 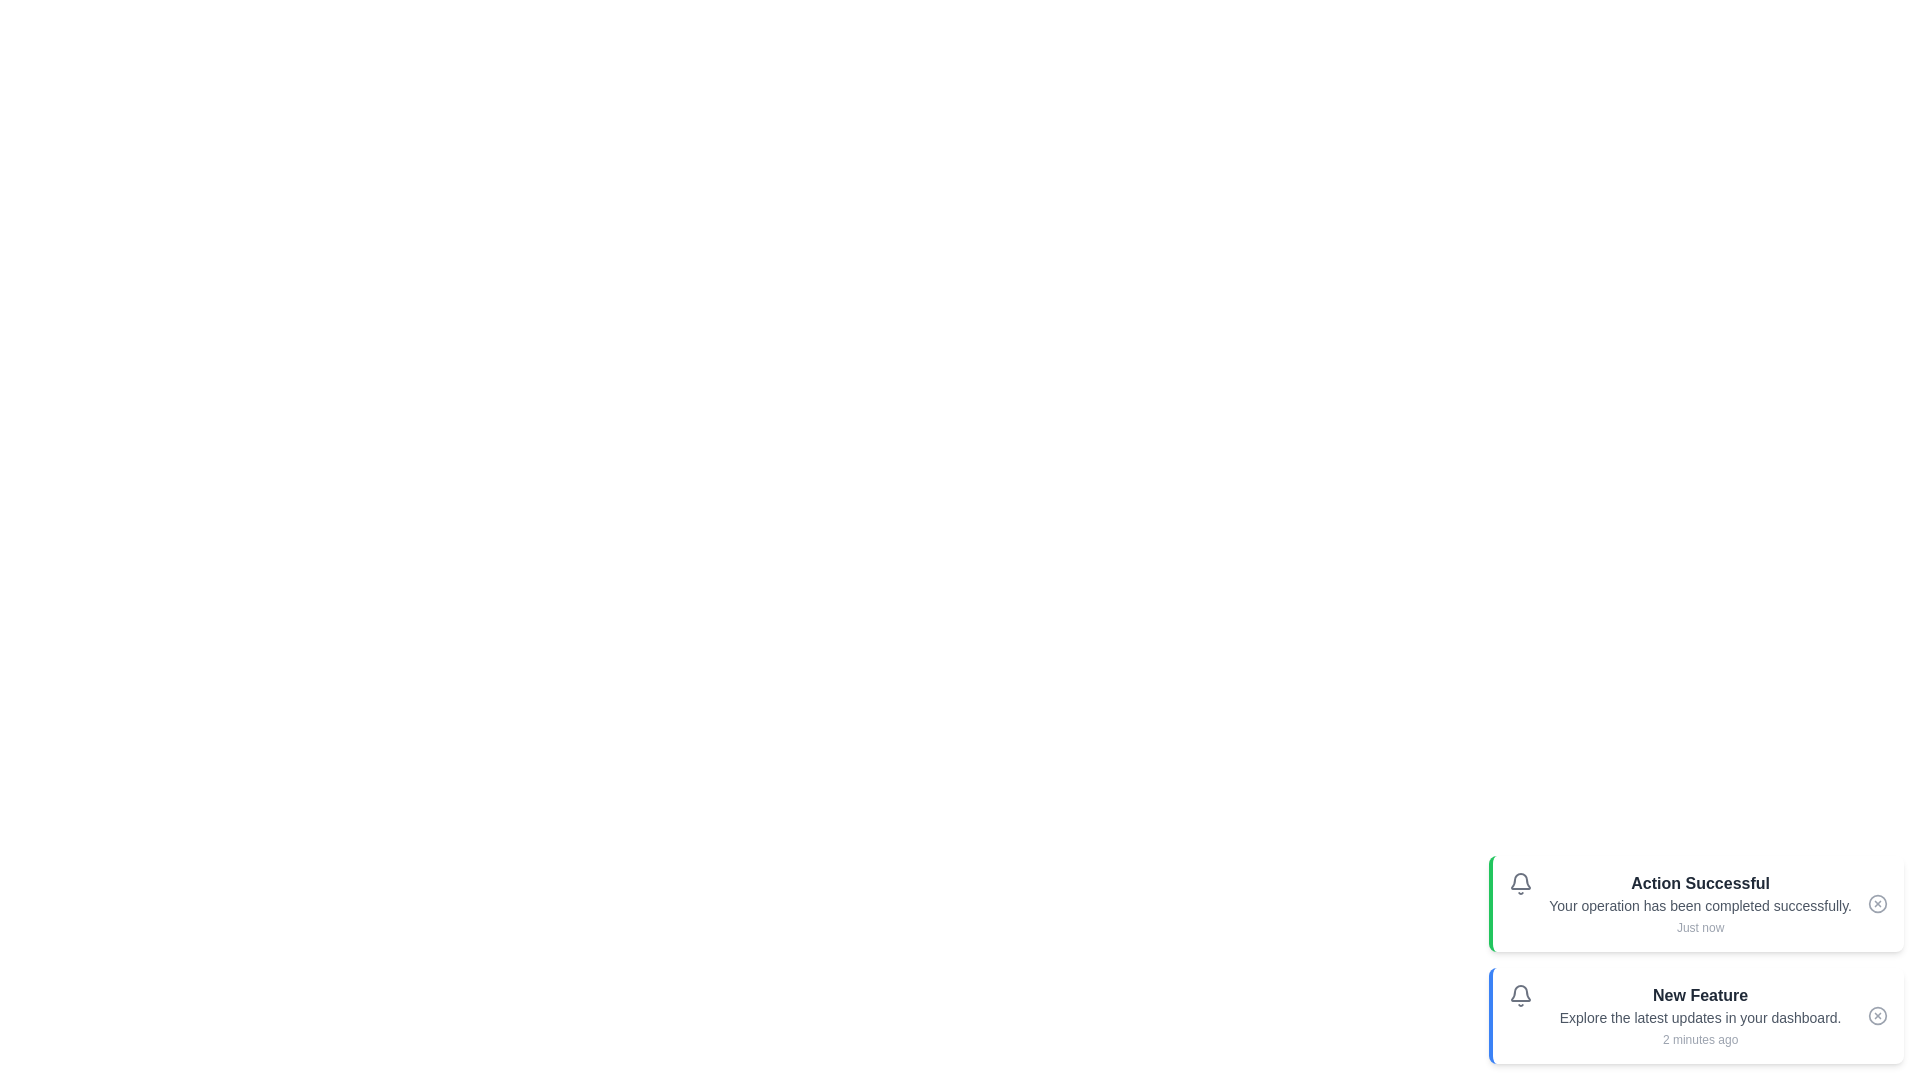 I want to click on the descriptive message about the 'New Feature' notification, located below the 'New Feature' heading and above the '2 minutes ago' timestamp in the notification list, so click(x=1699, y=1018).